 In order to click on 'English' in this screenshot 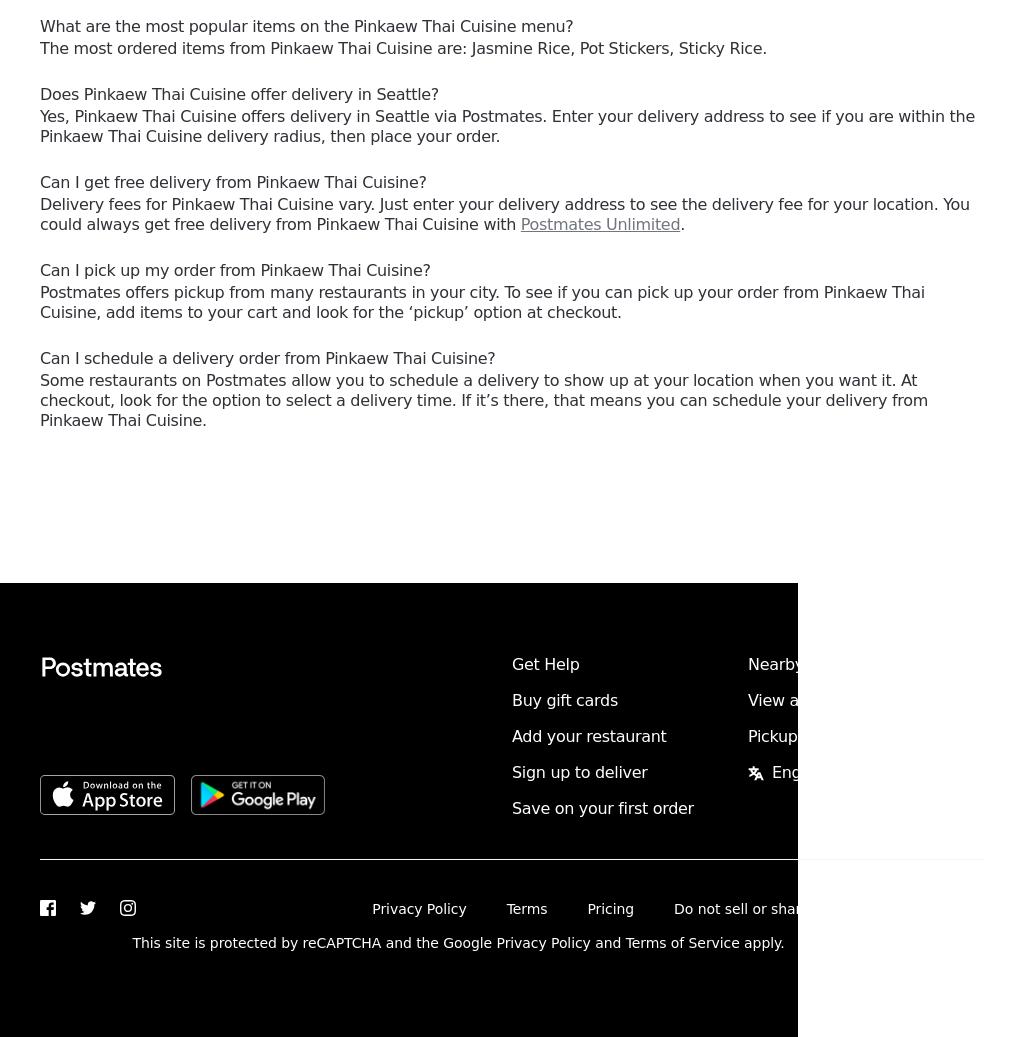, I will do `click(799, 772)`.